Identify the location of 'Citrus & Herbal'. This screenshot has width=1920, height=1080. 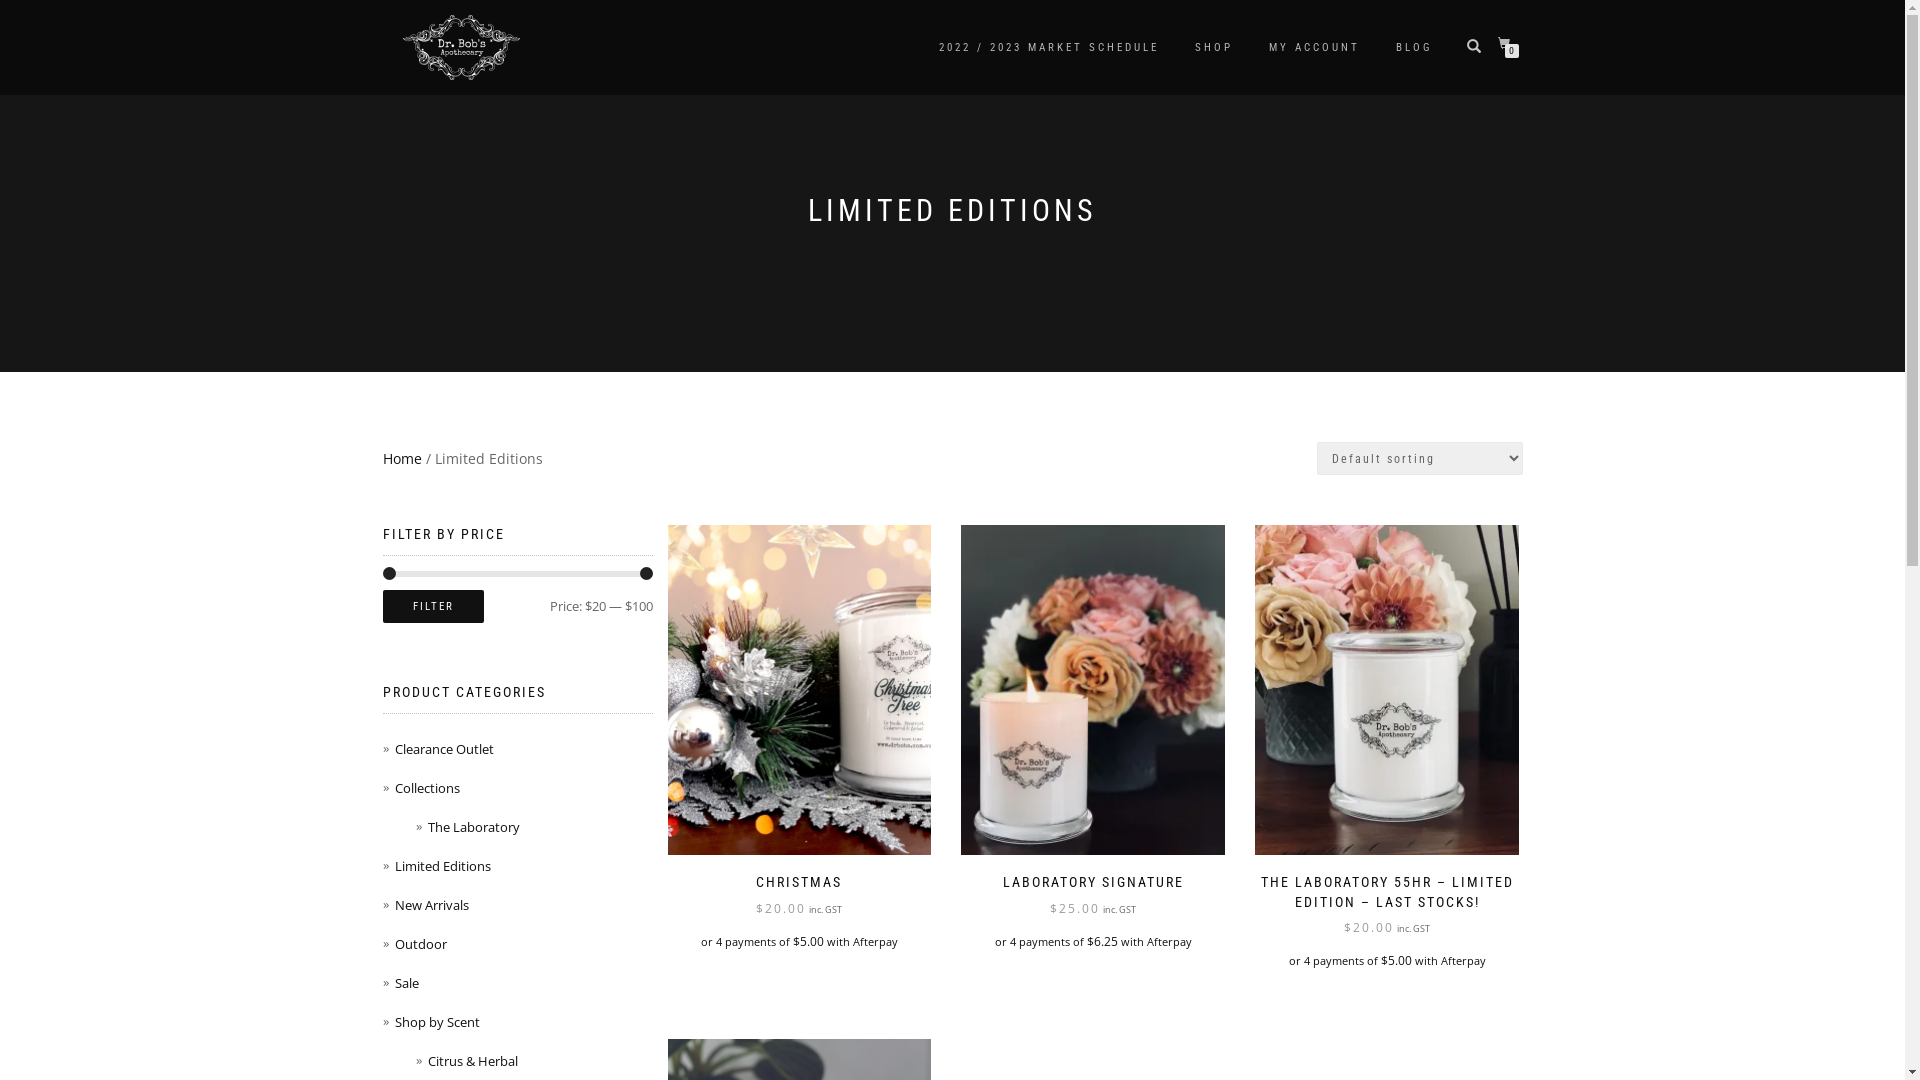
(426, 1059).